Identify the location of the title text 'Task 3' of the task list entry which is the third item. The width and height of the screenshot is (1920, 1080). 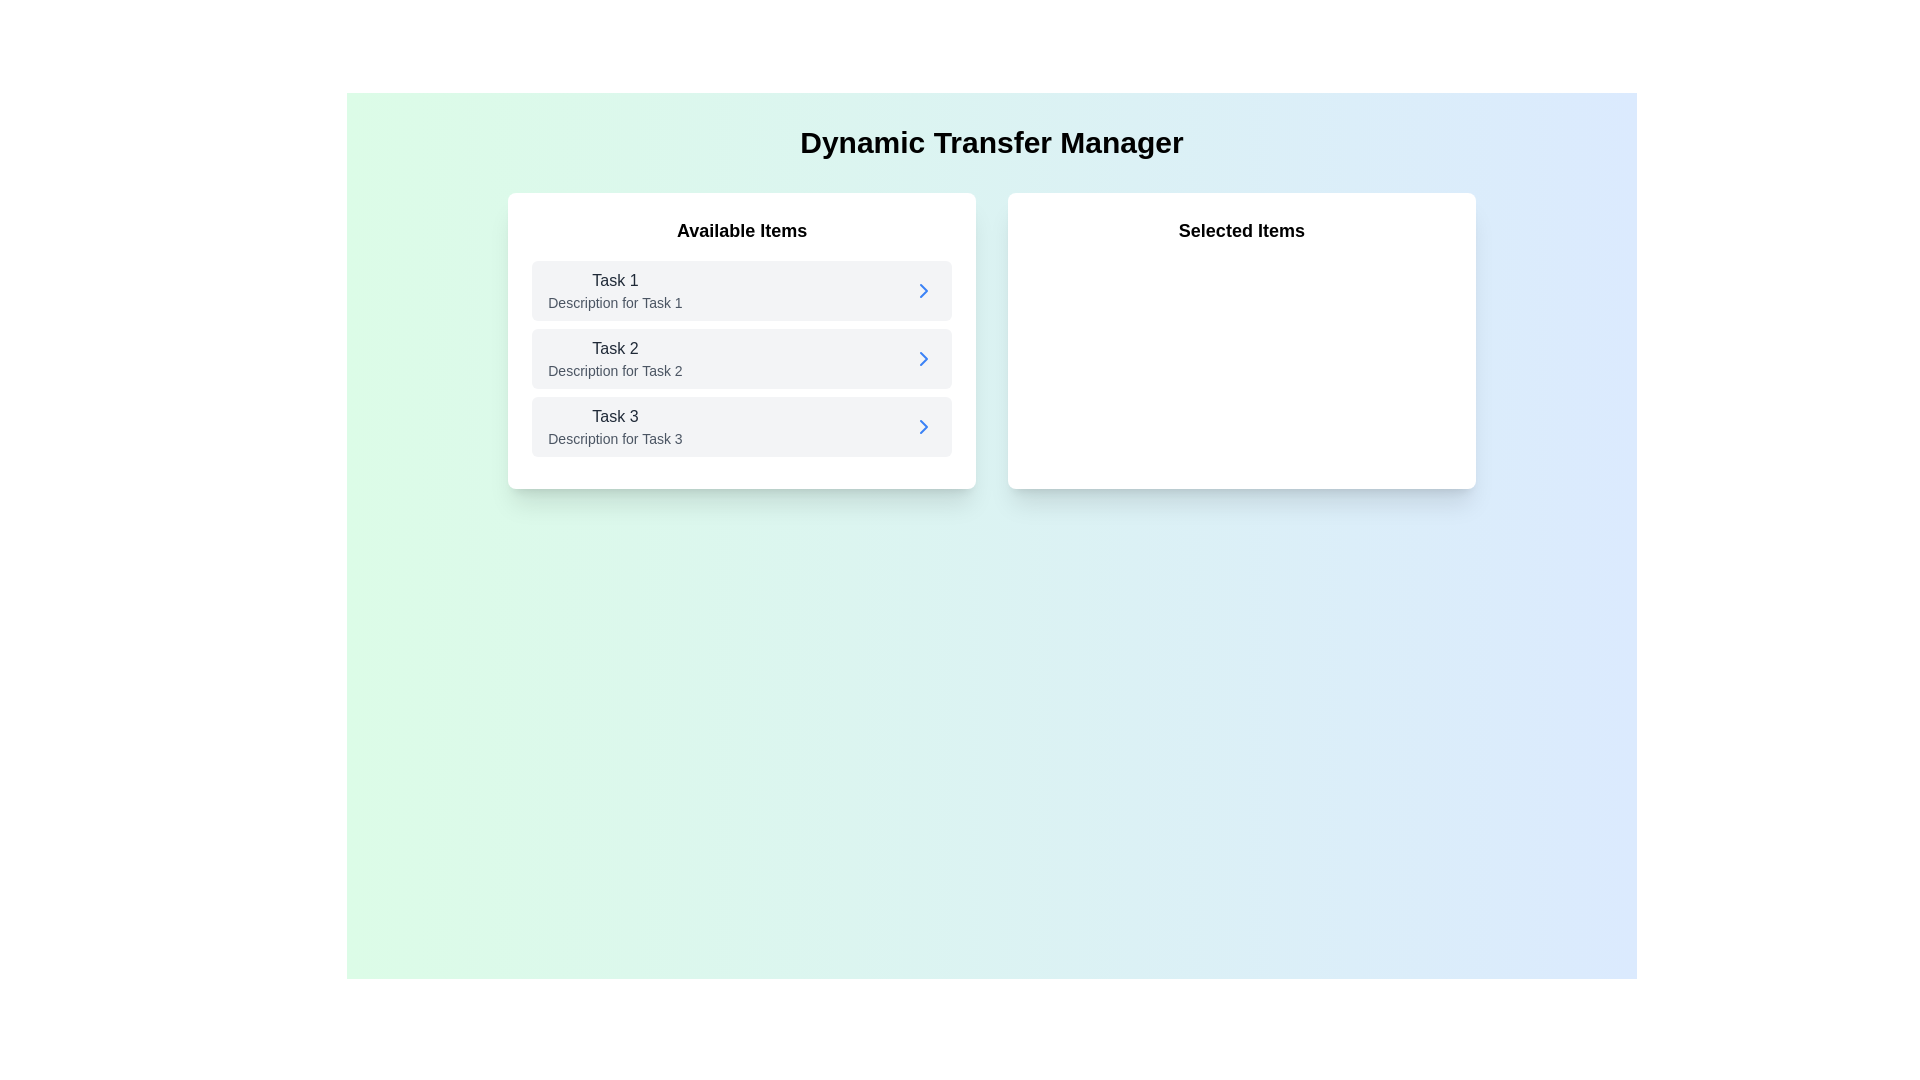
(614, 426).